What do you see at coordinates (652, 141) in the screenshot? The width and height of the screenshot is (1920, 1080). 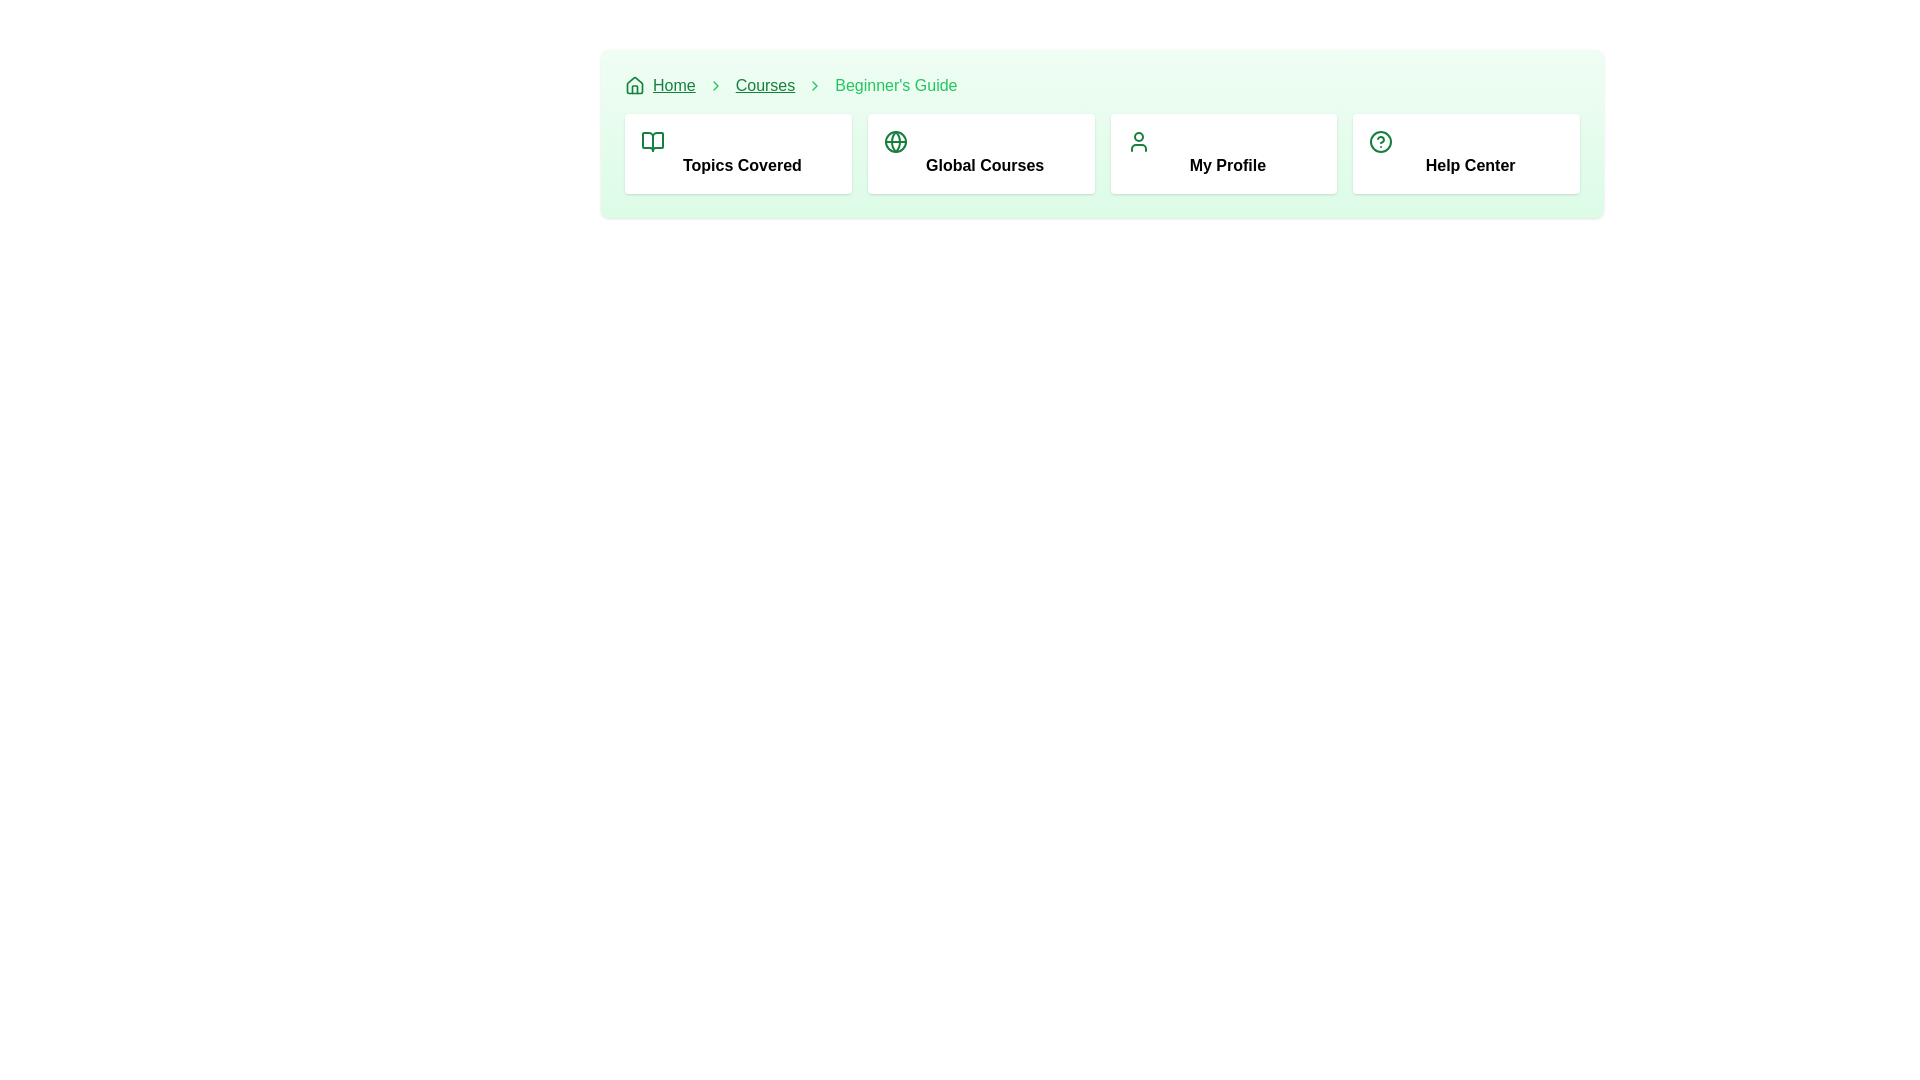 I see `the green book icon located in the 'Topics Covered' card, which has a rounded appearance and is positioned on a white background` at bounding box center [652, 141].